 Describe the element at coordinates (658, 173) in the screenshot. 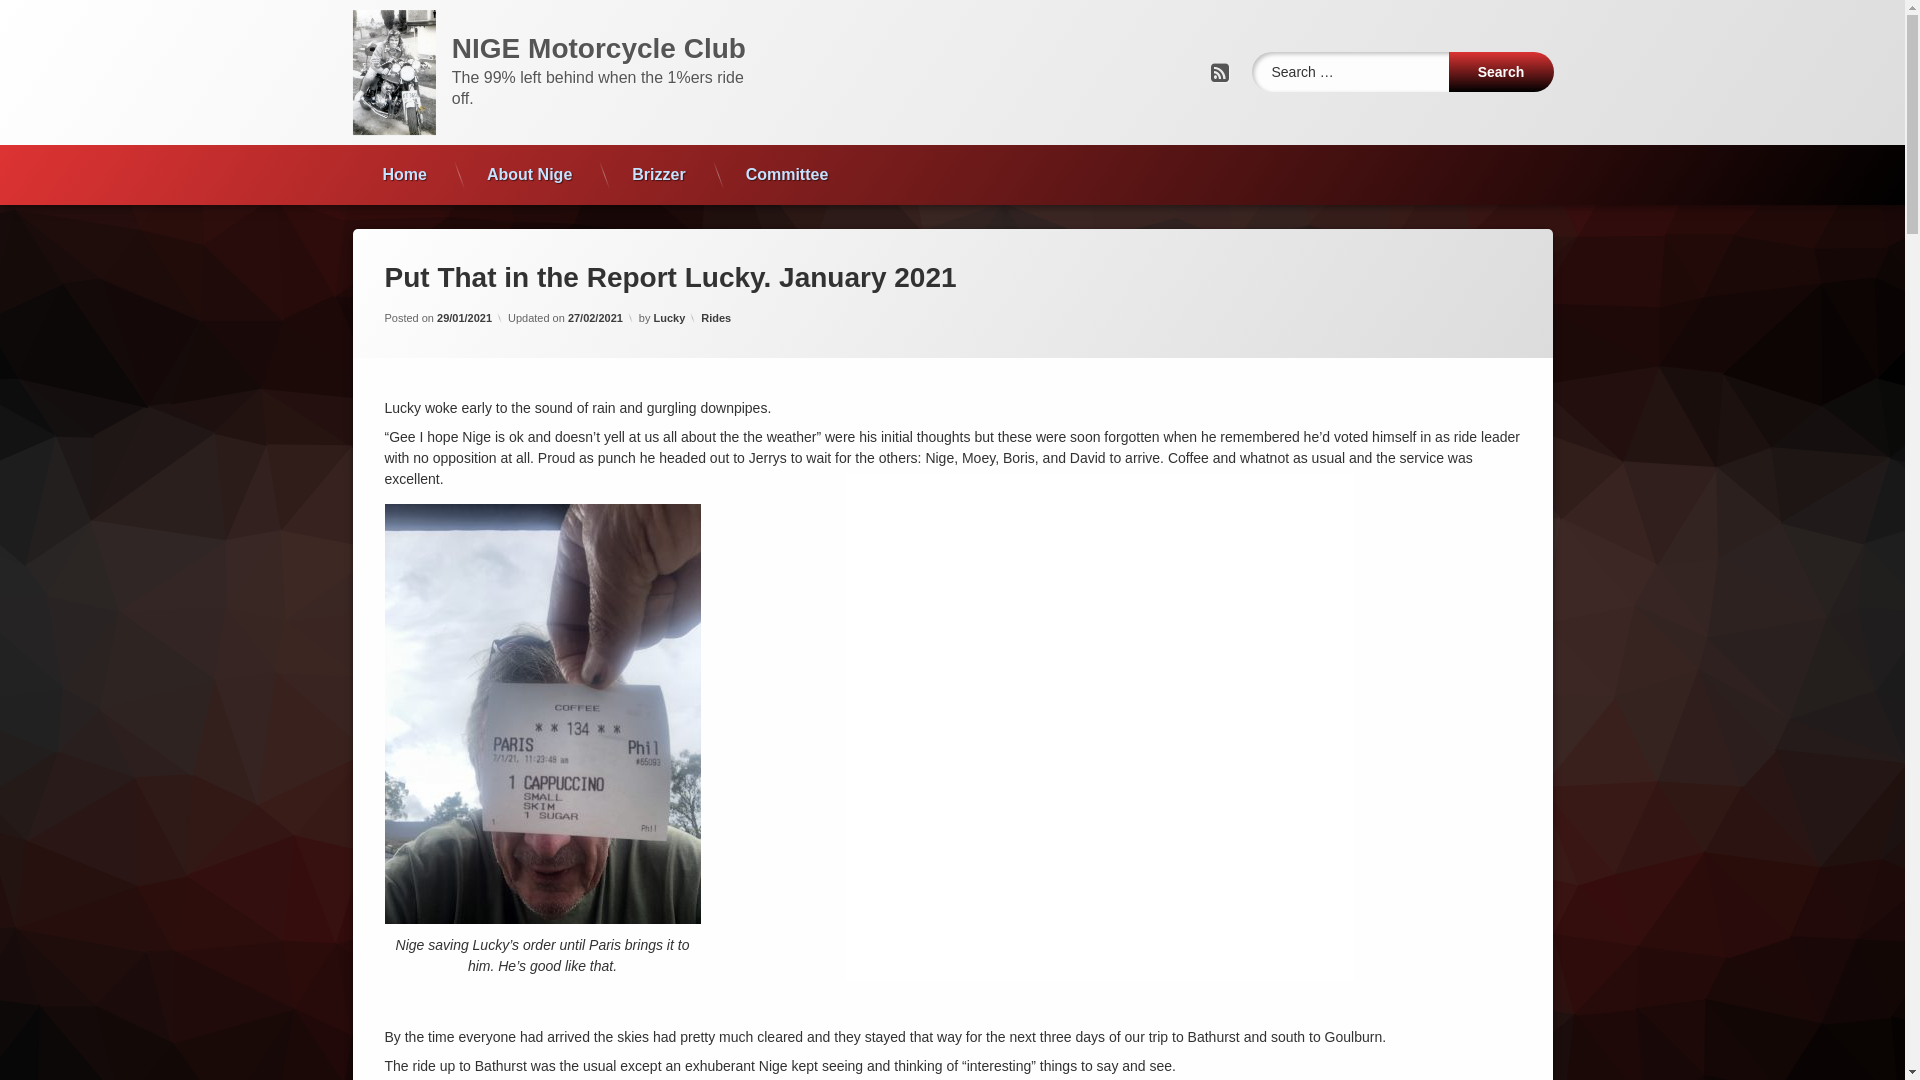

I see `'Brizzer'` at that location.